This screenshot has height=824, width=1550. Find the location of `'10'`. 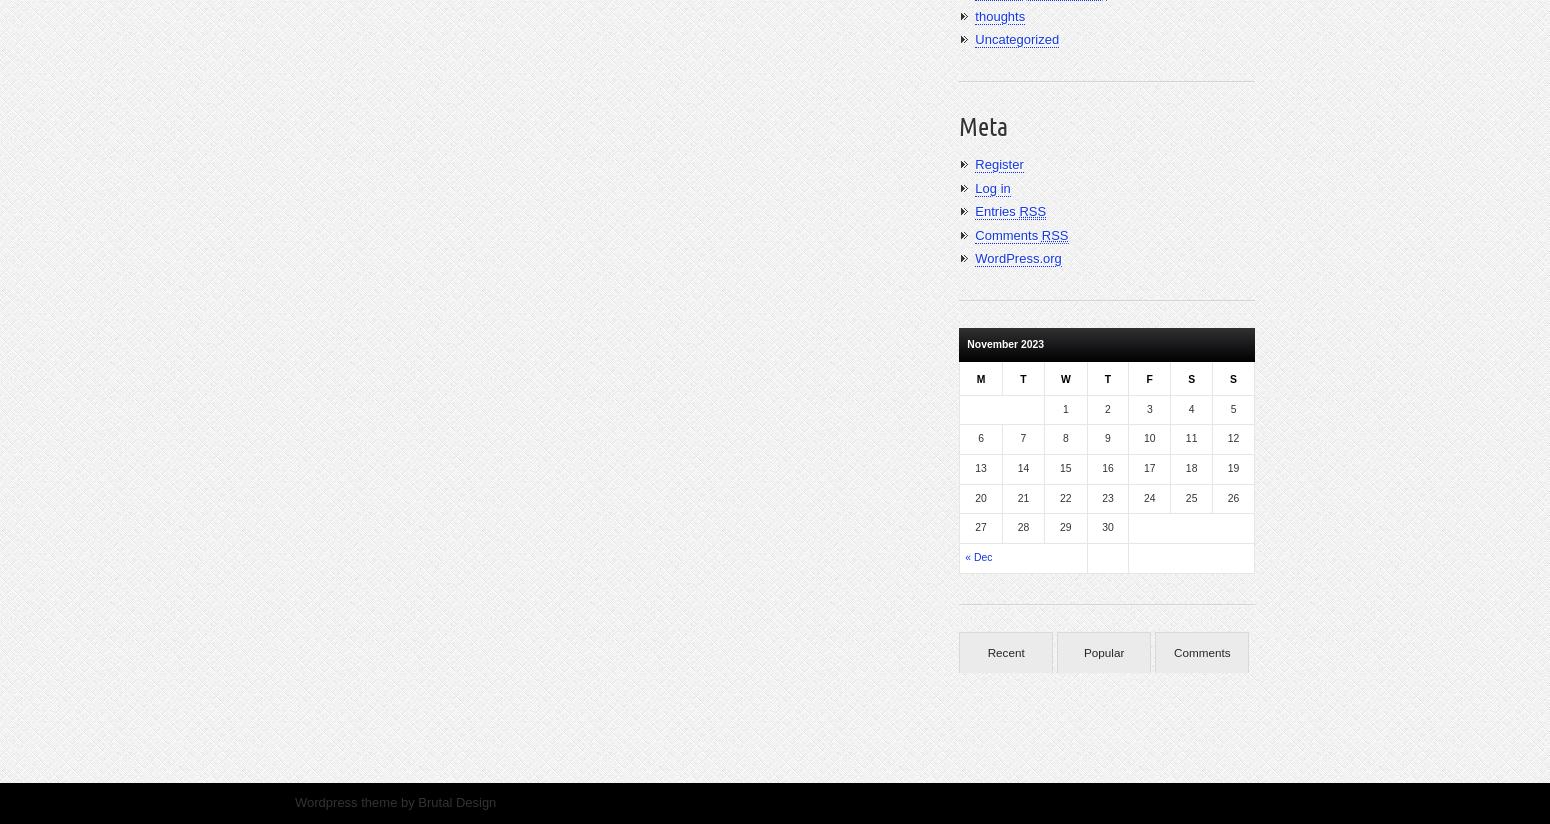

'10' is located at coordinates (1148, 437).